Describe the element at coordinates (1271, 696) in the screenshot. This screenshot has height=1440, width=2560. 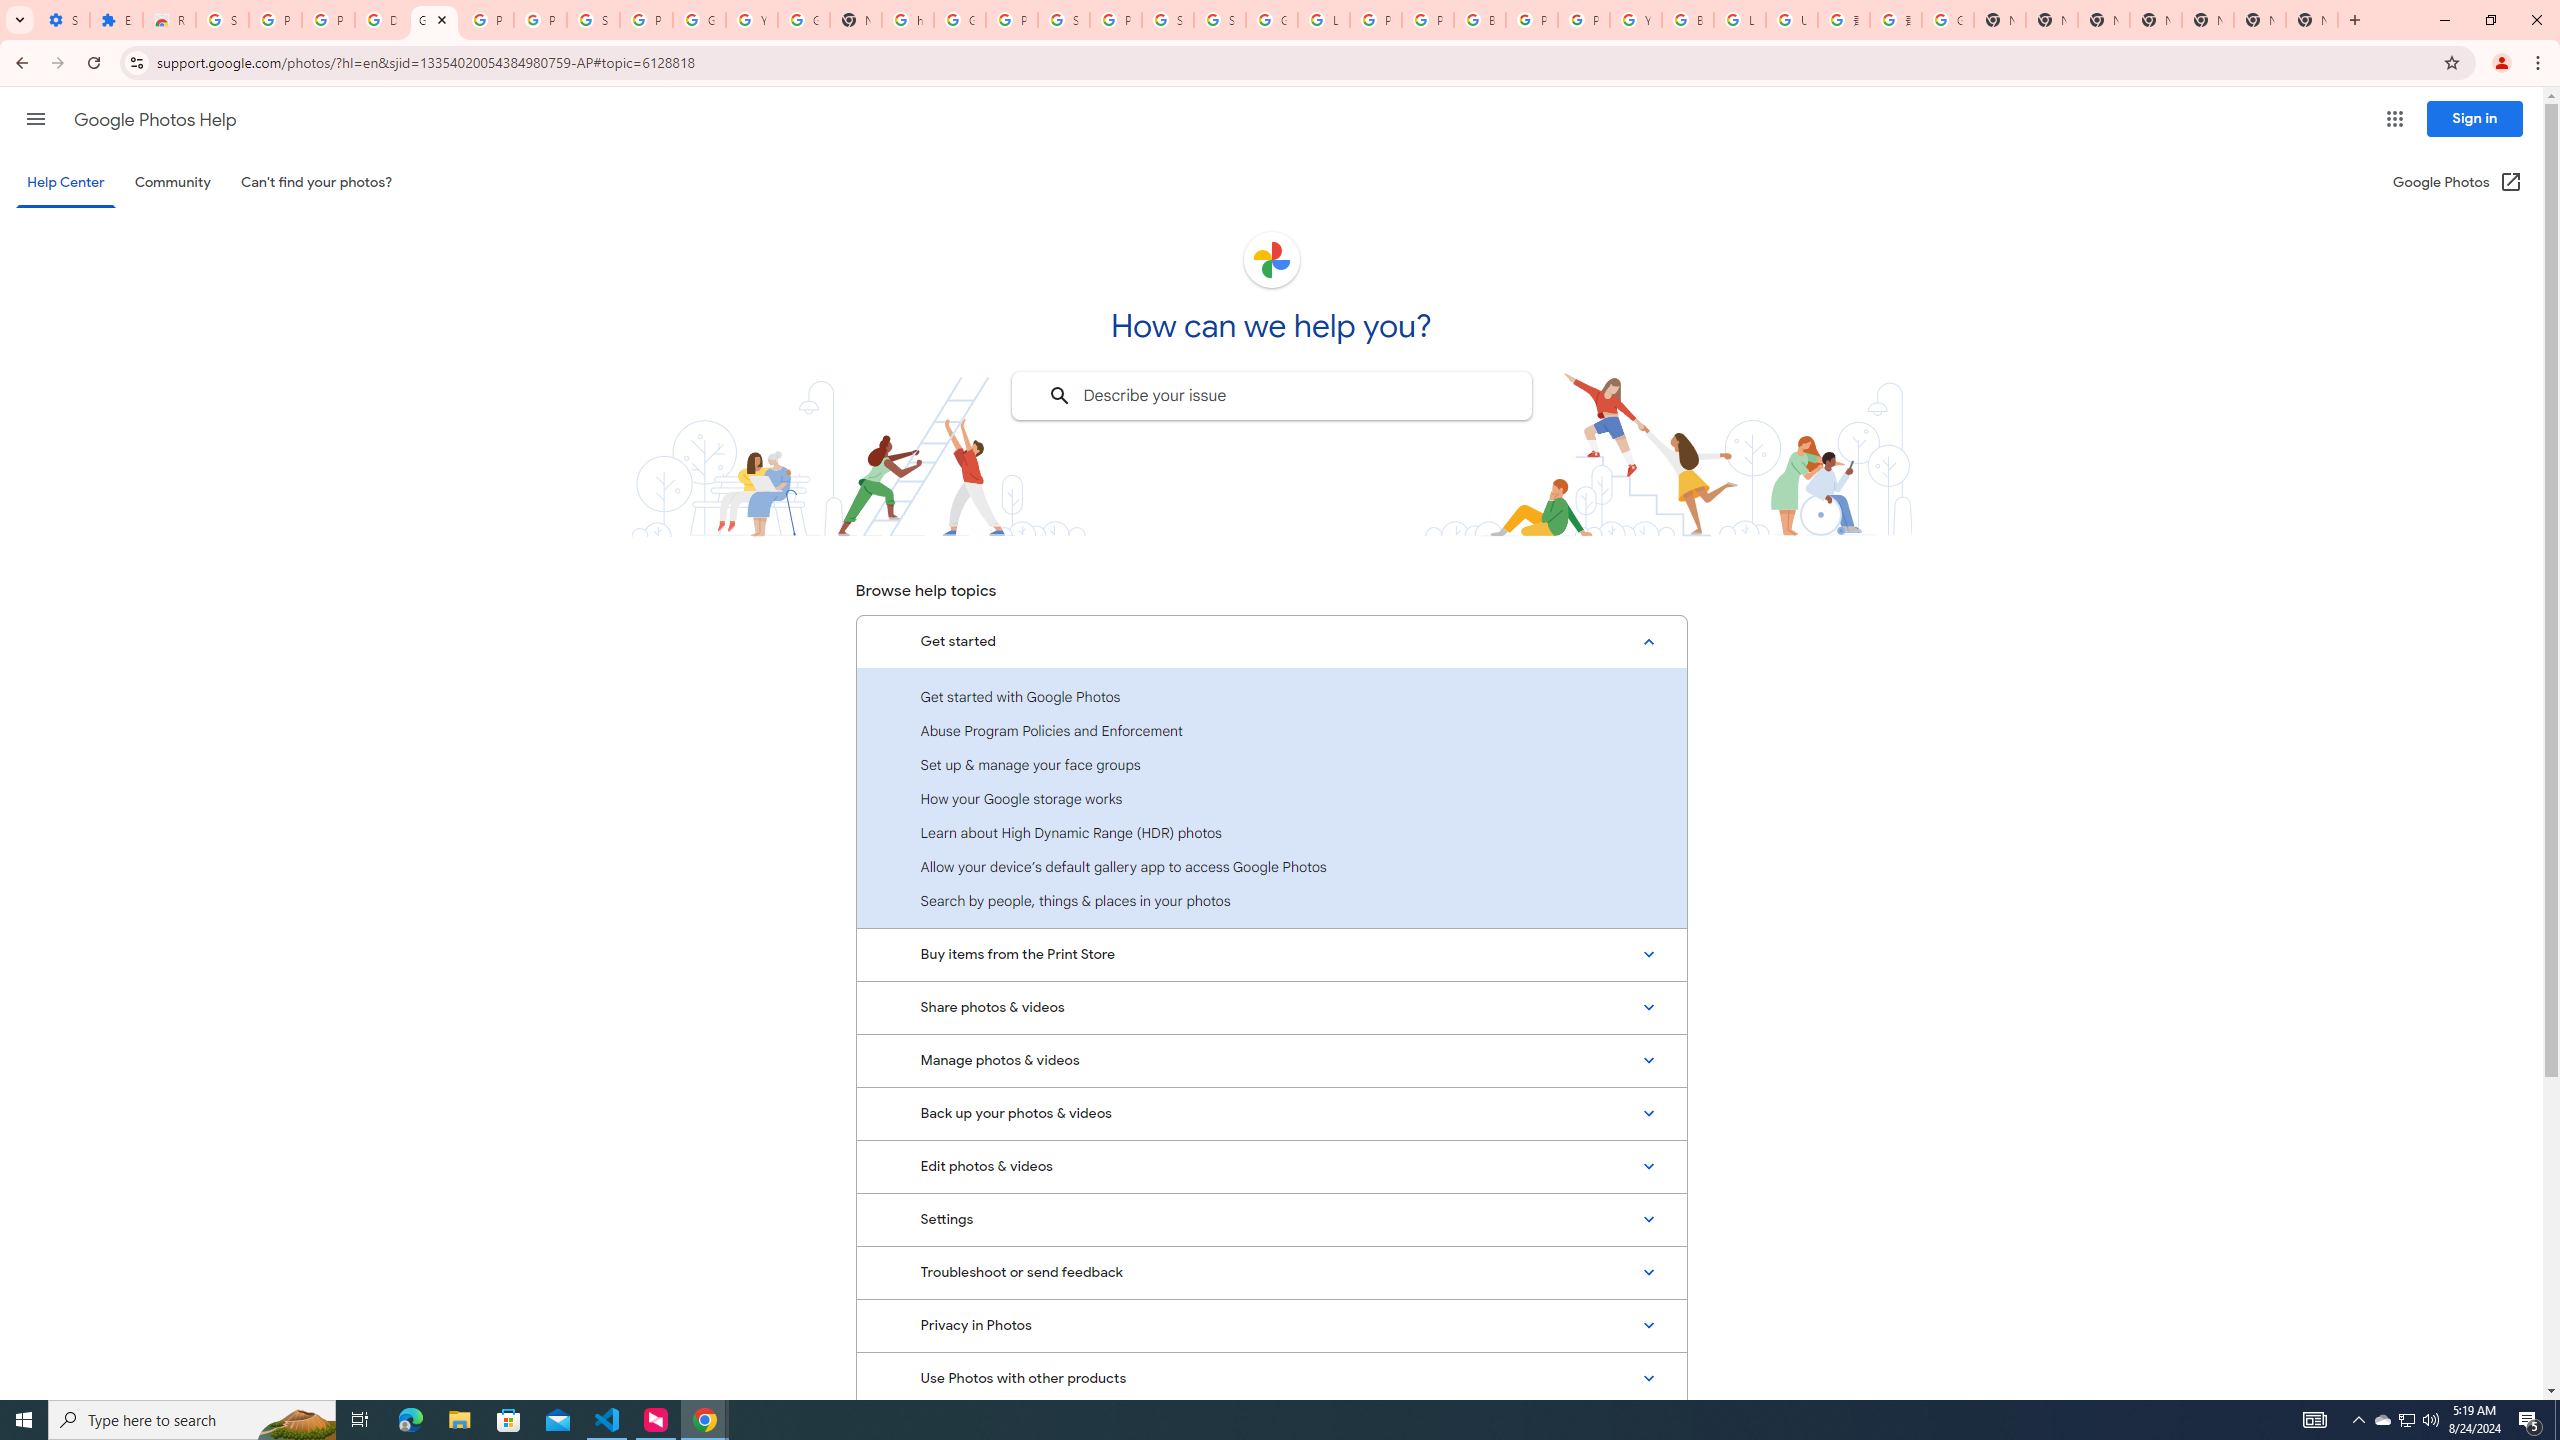
I see `'Get started with Google Photos'` at that location.